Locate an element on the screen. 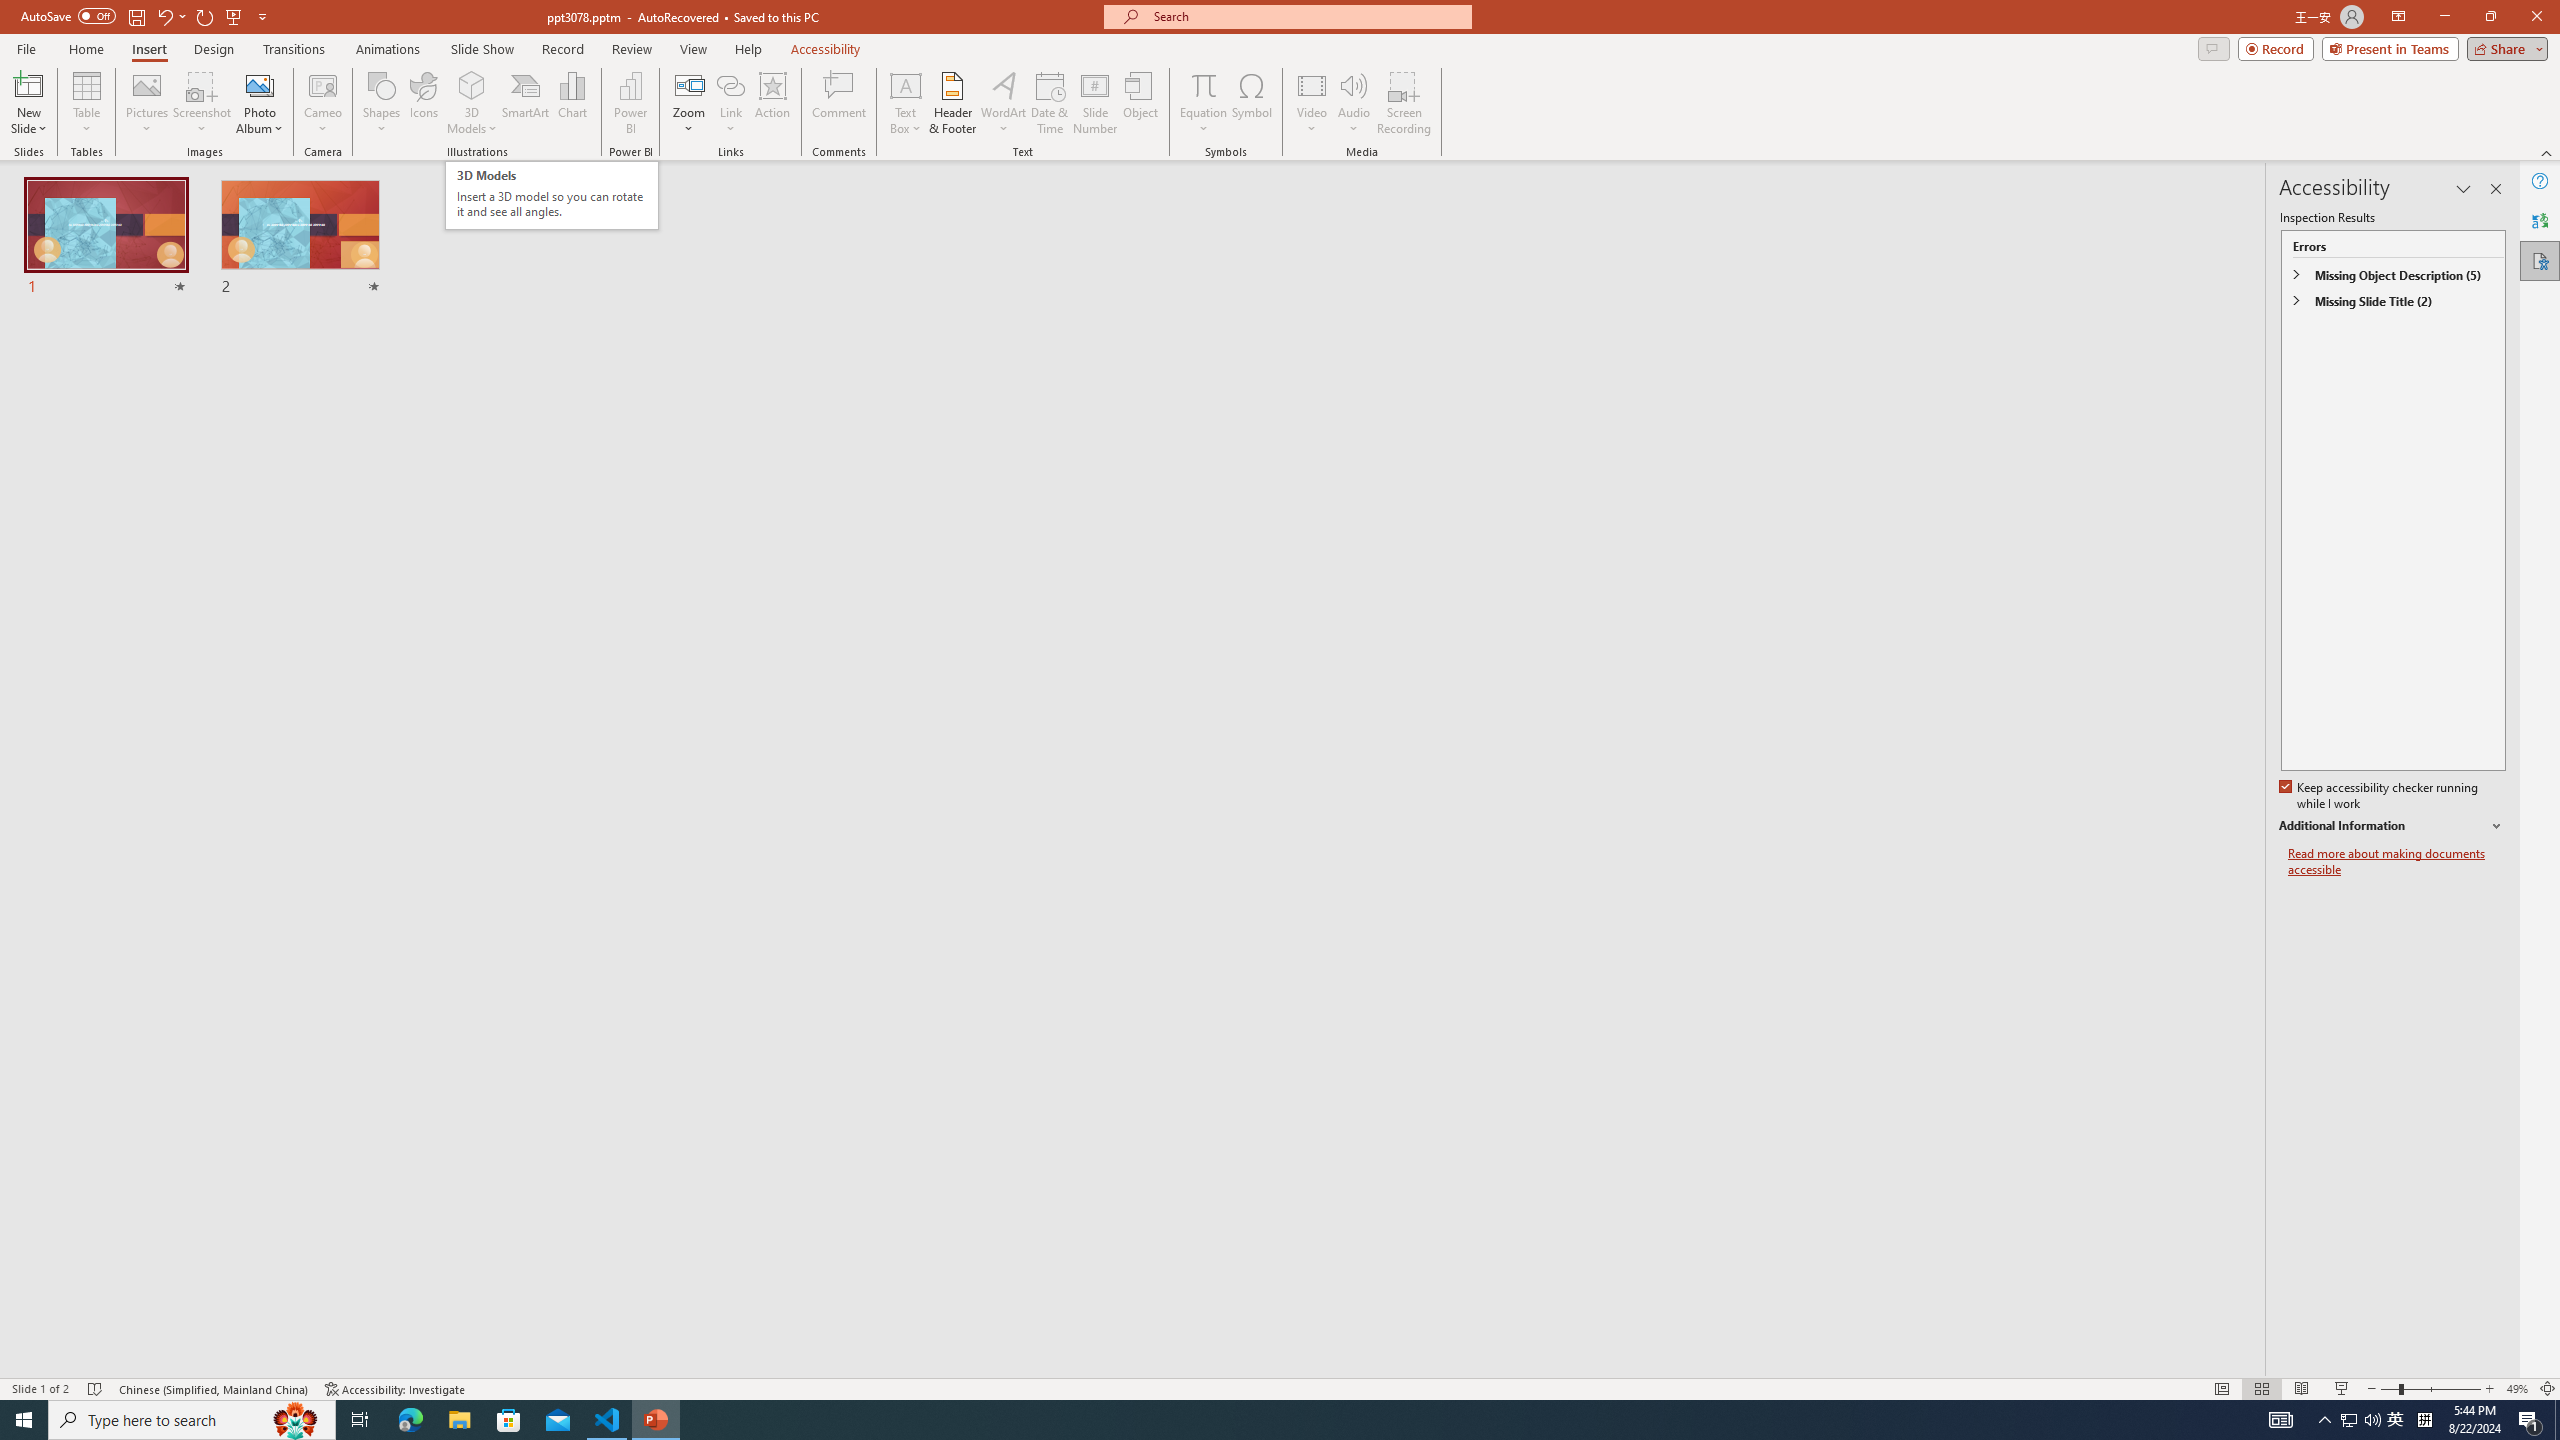  '3D Models' is located at coordinates (472, 84).